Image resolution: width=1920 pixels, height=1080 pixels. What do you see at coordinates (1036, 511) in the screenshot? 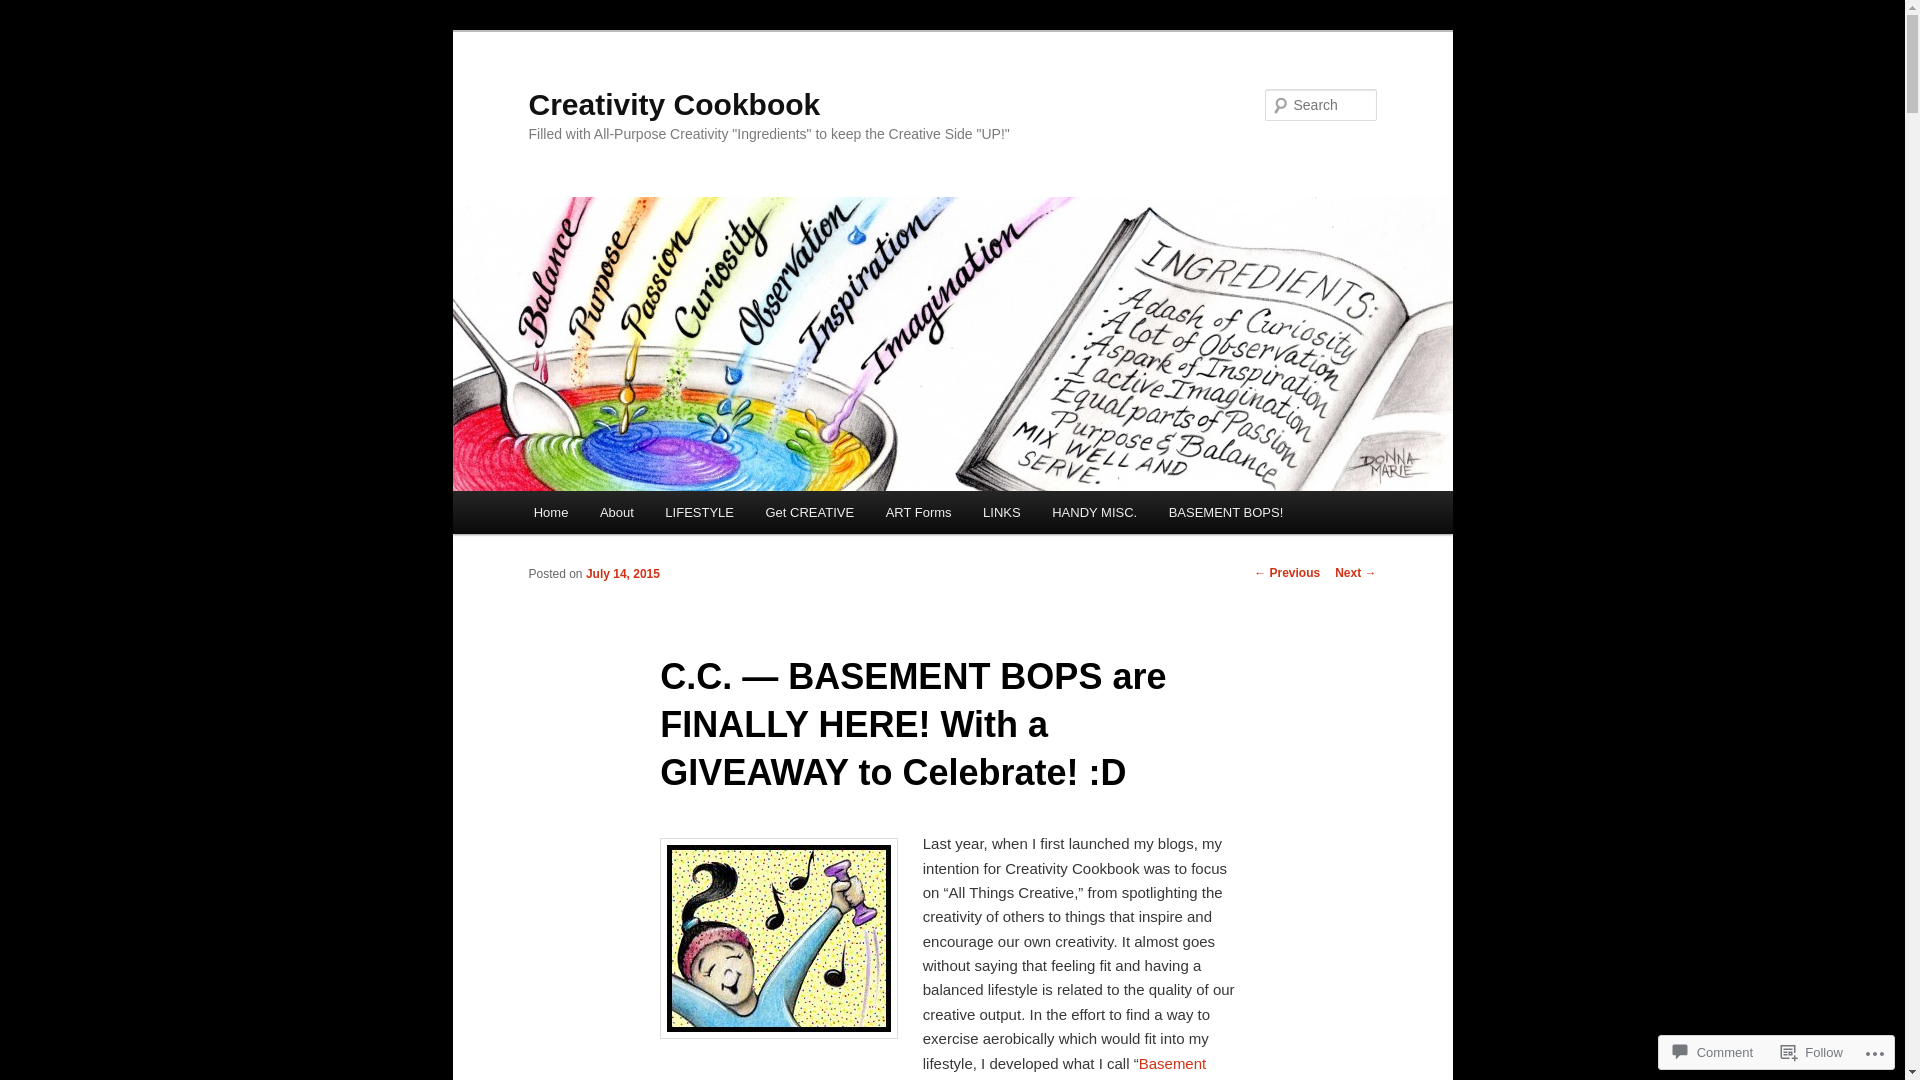
I see `'HANDY MISC.'` at bounding box center [1036, 511].